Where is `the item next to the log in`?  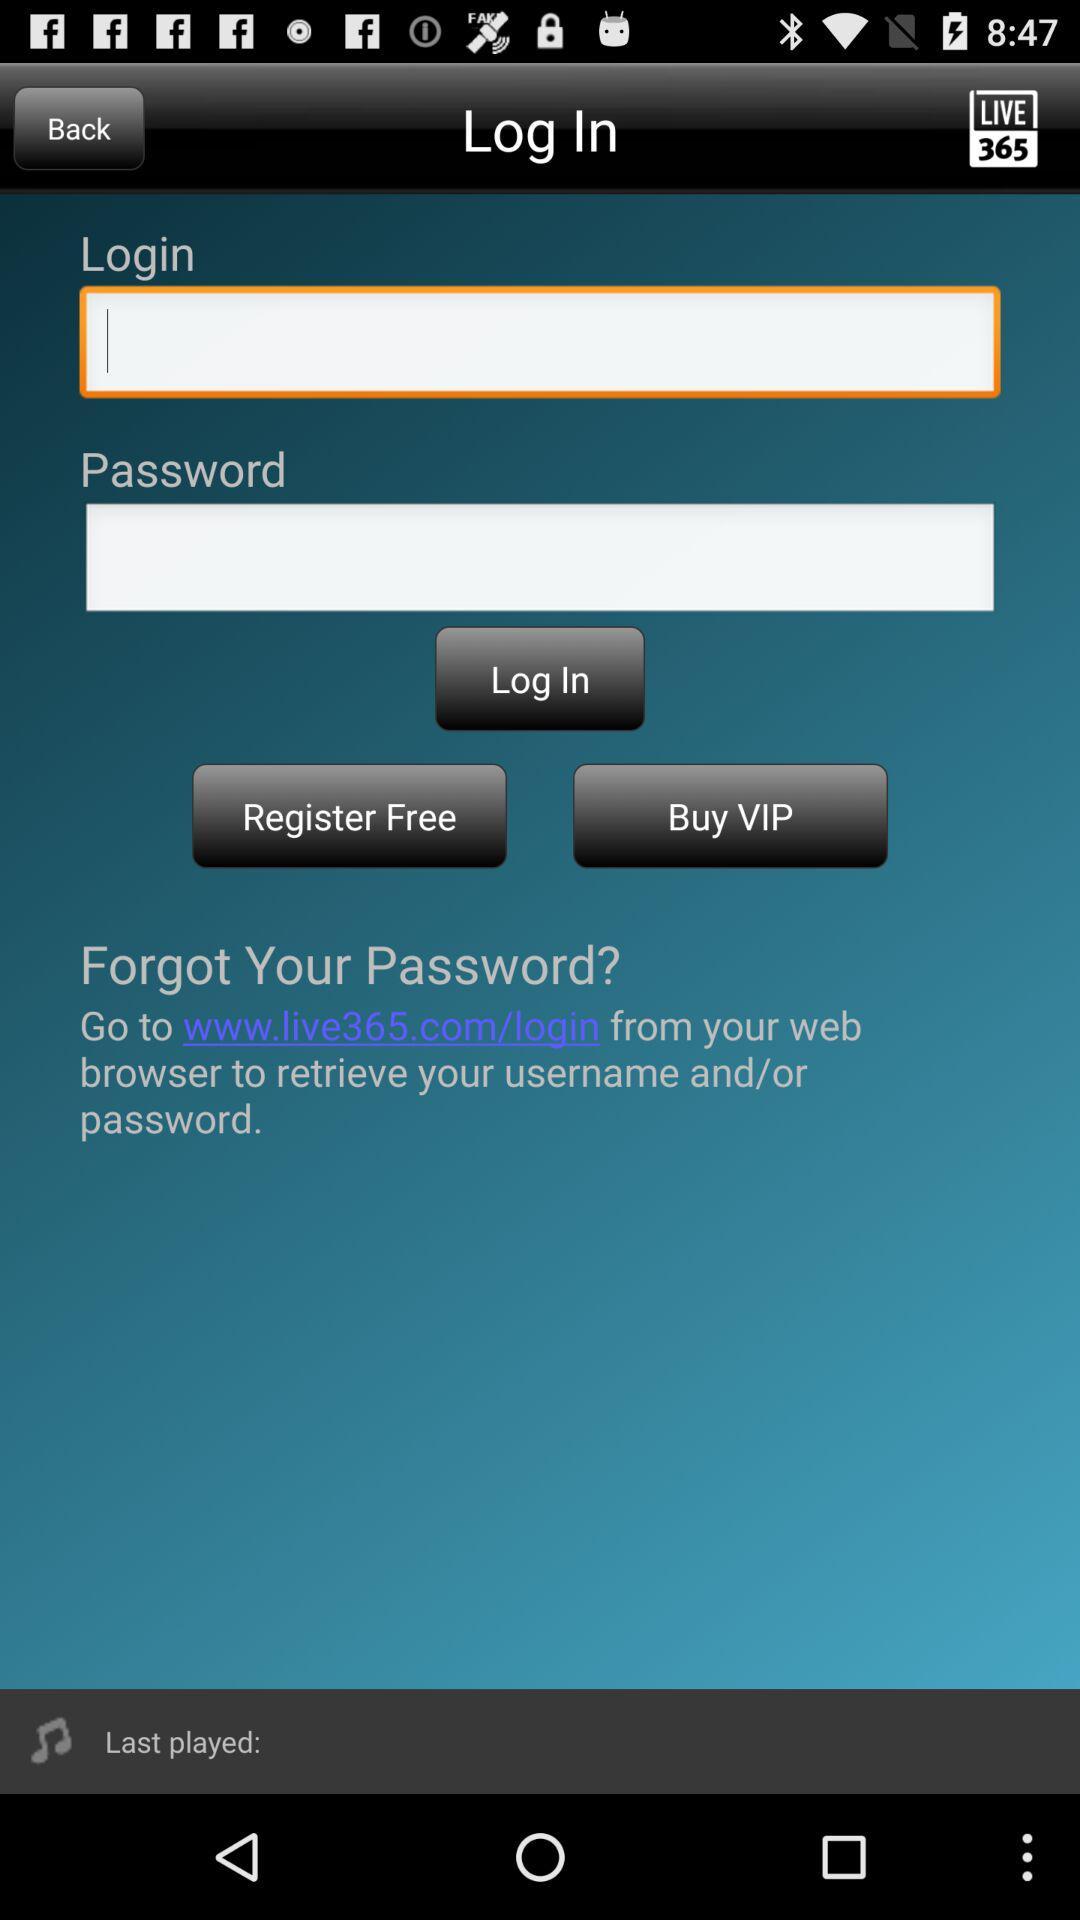 the item next to the log in is located at coordinates (78, 127).